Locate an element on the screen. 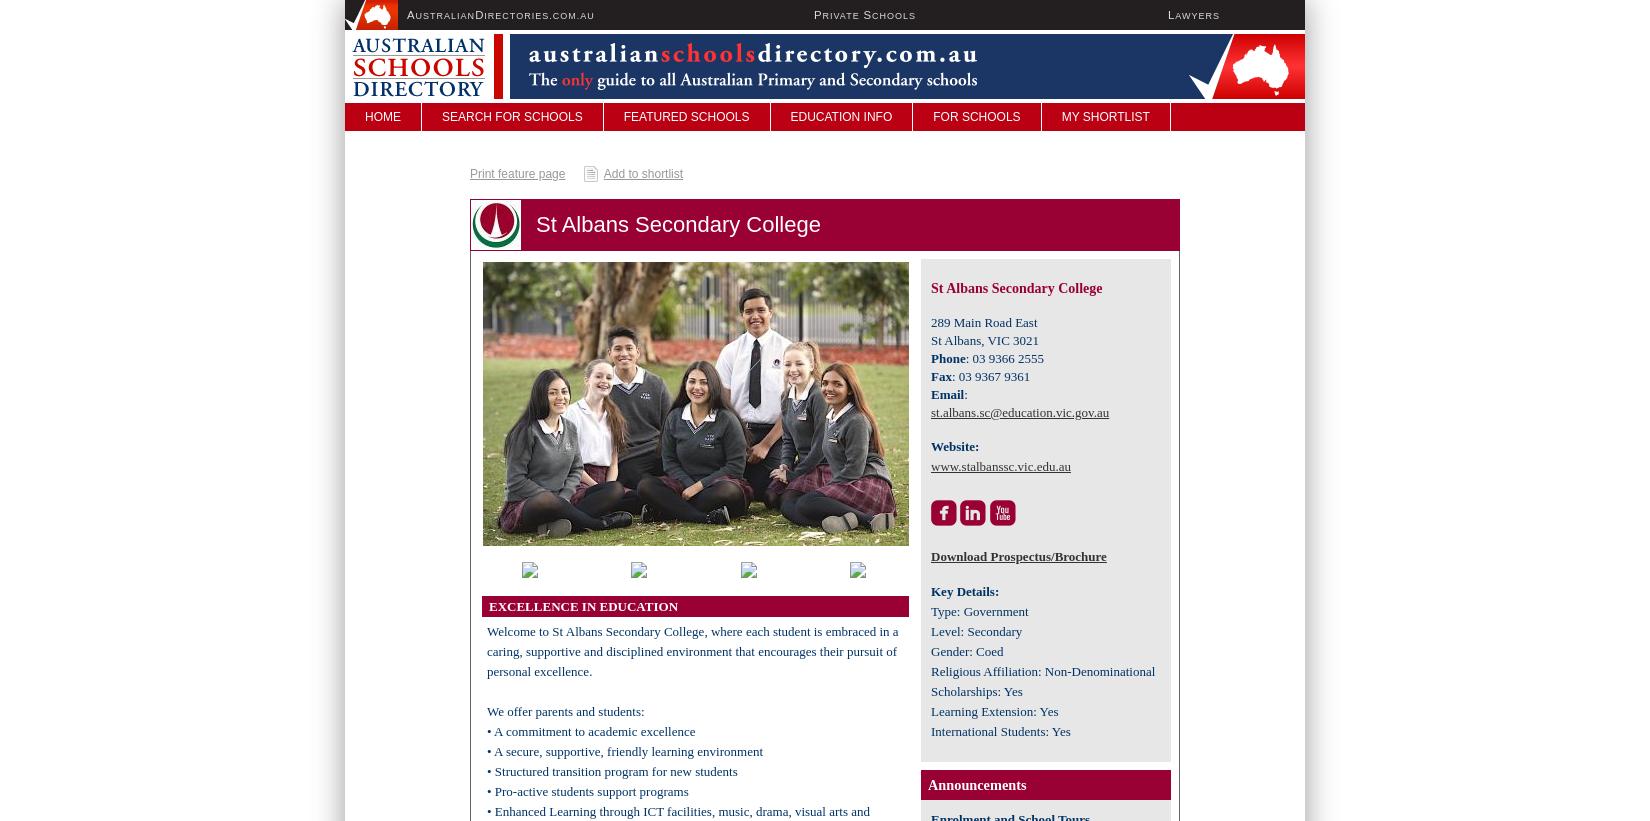 The width and height of the screenshot is (1650, 821). 'L' is located at coordinates (1171, 14).